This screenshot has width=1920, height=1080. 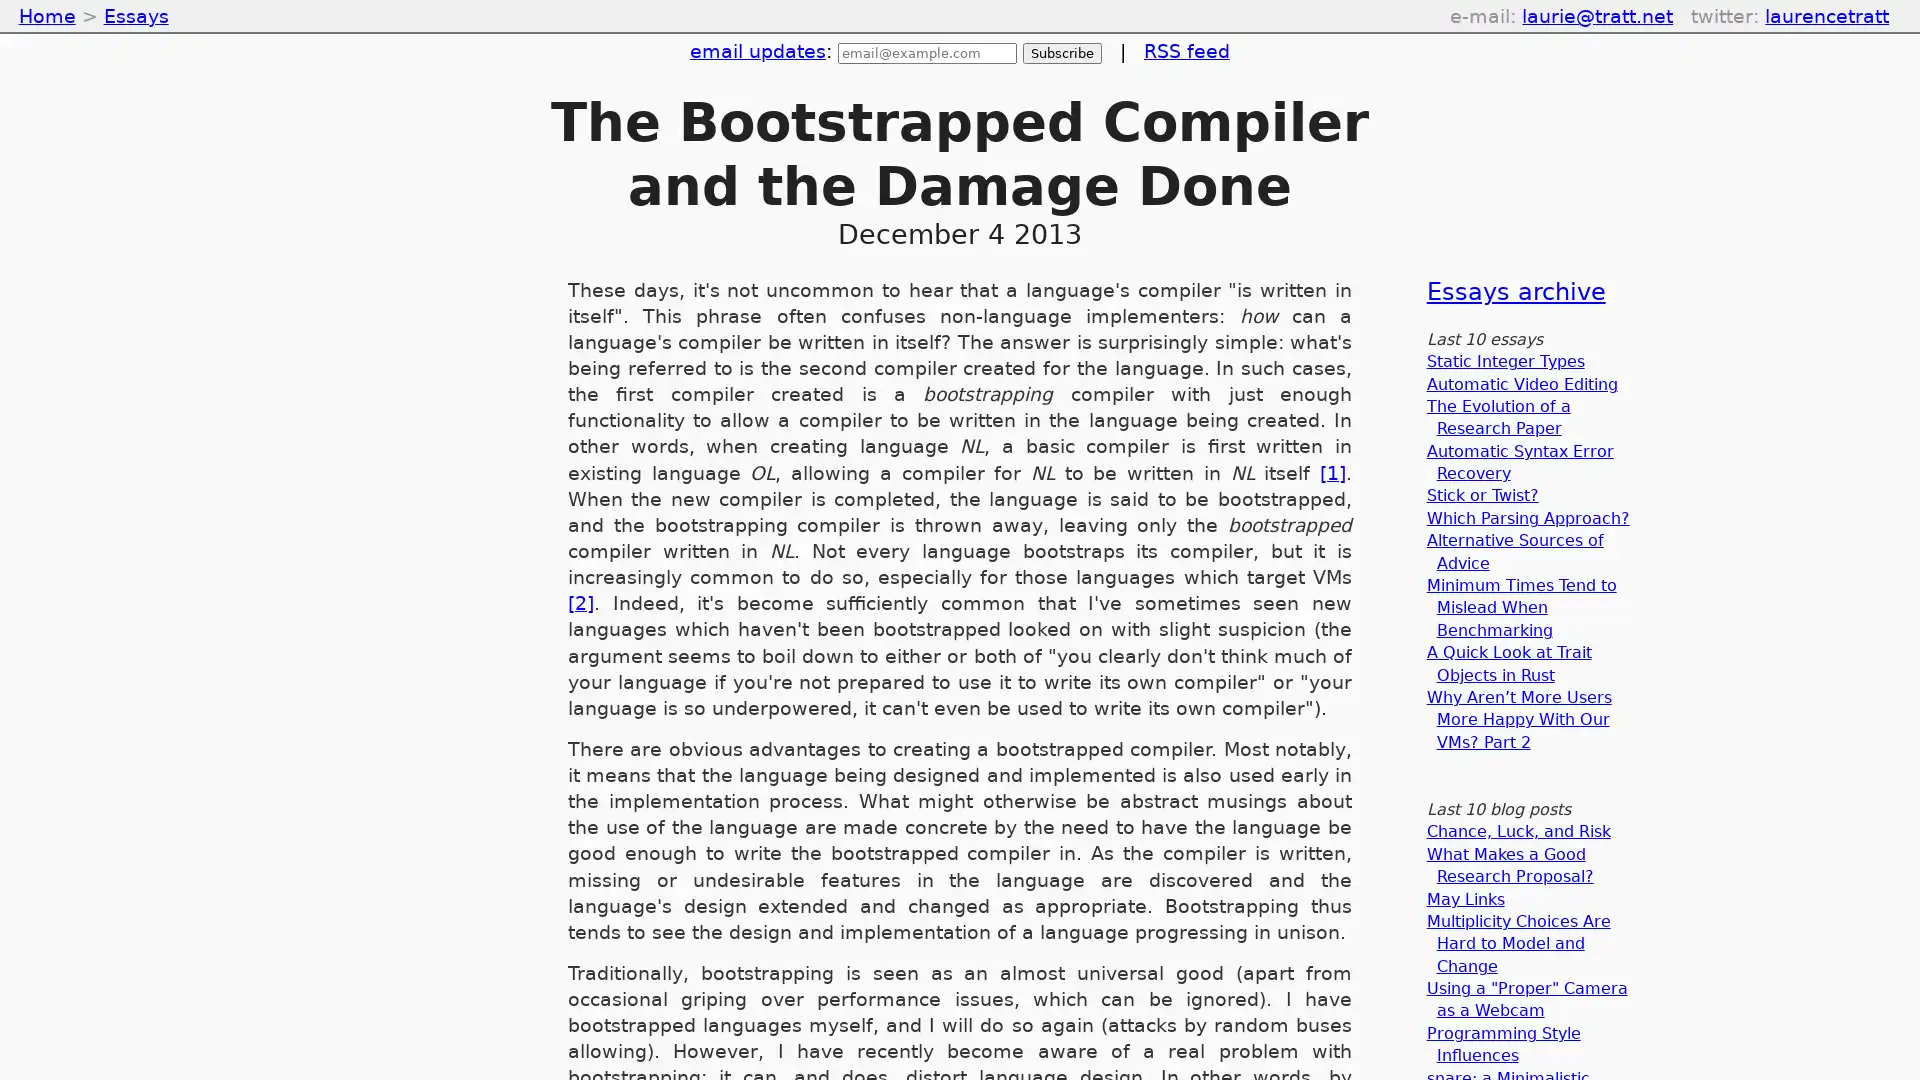 What do you see at coordinates (1060, 52) in the screenshot?
I see `Subscribe` at bounding box center [1060, 52].